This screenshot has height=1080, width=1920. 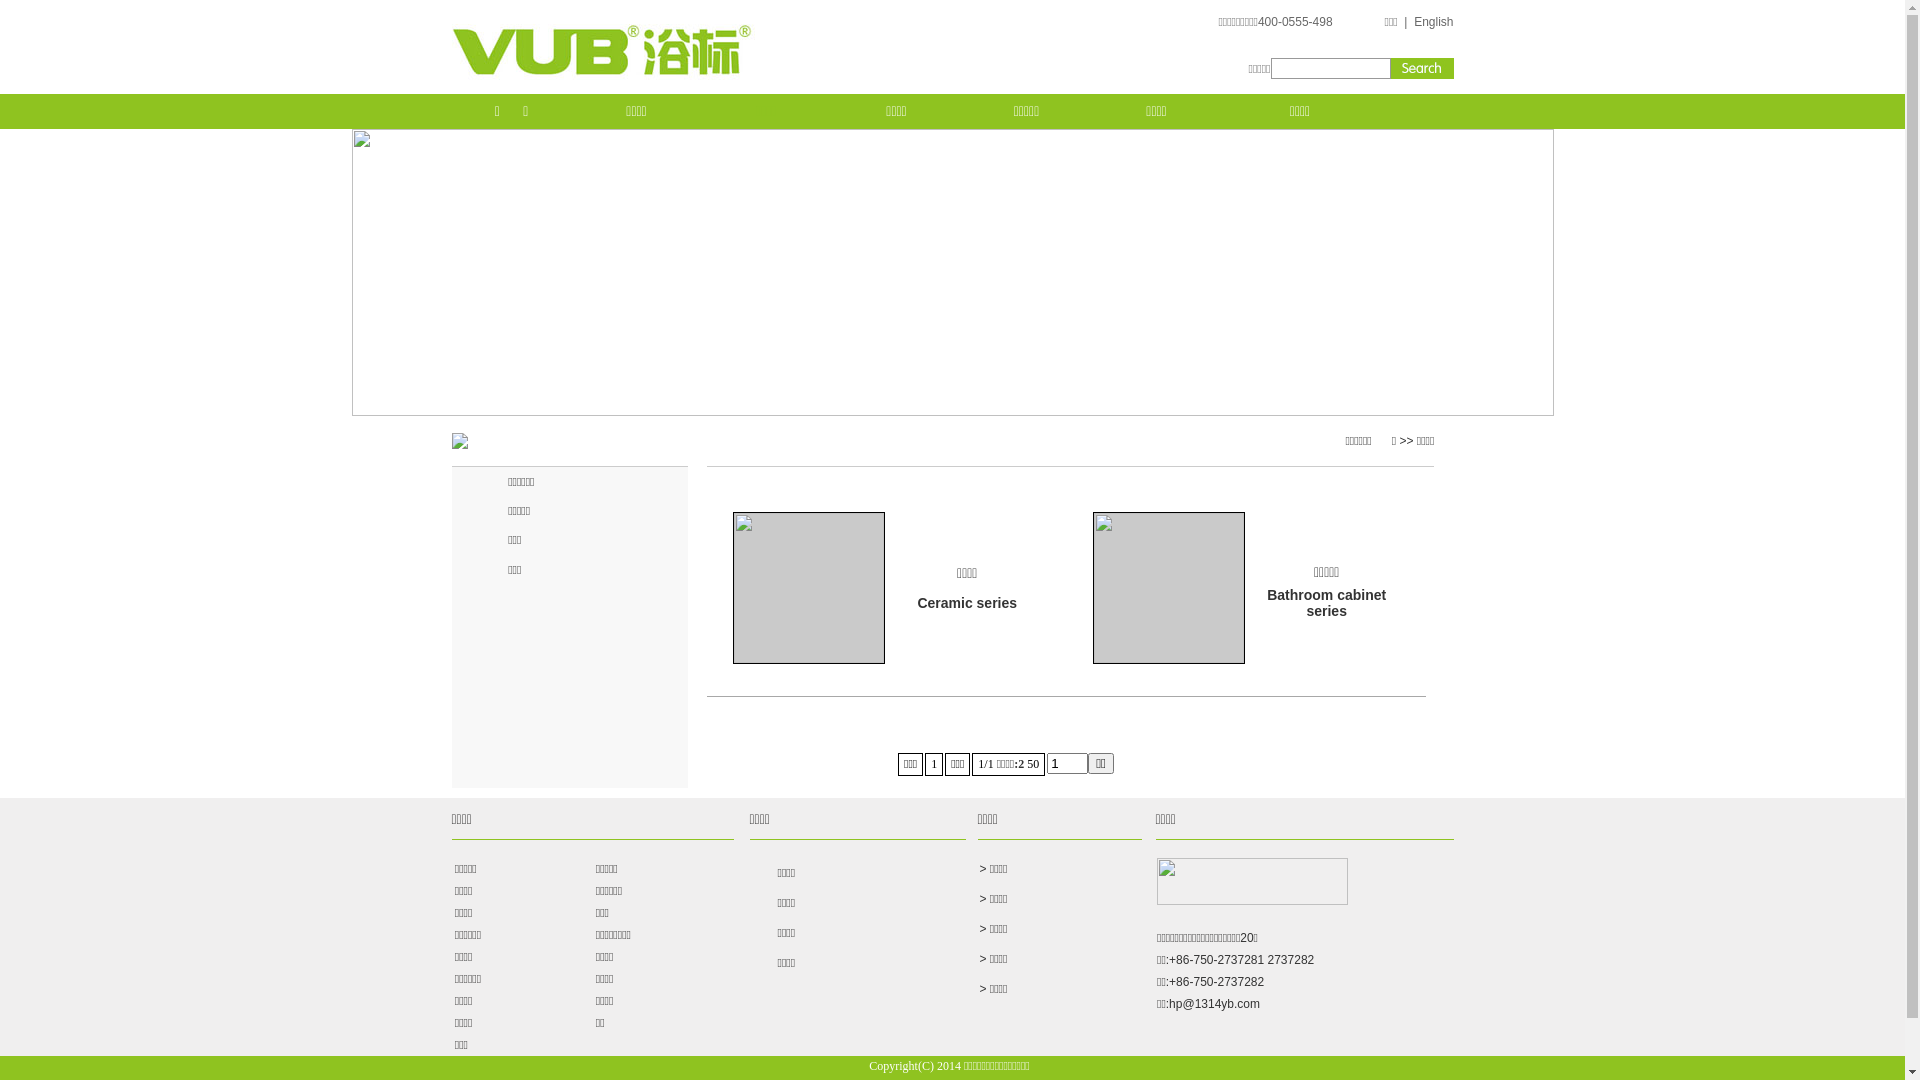 I want to click on 'Bathroom cabinet series', so click(x=1326, y=600).